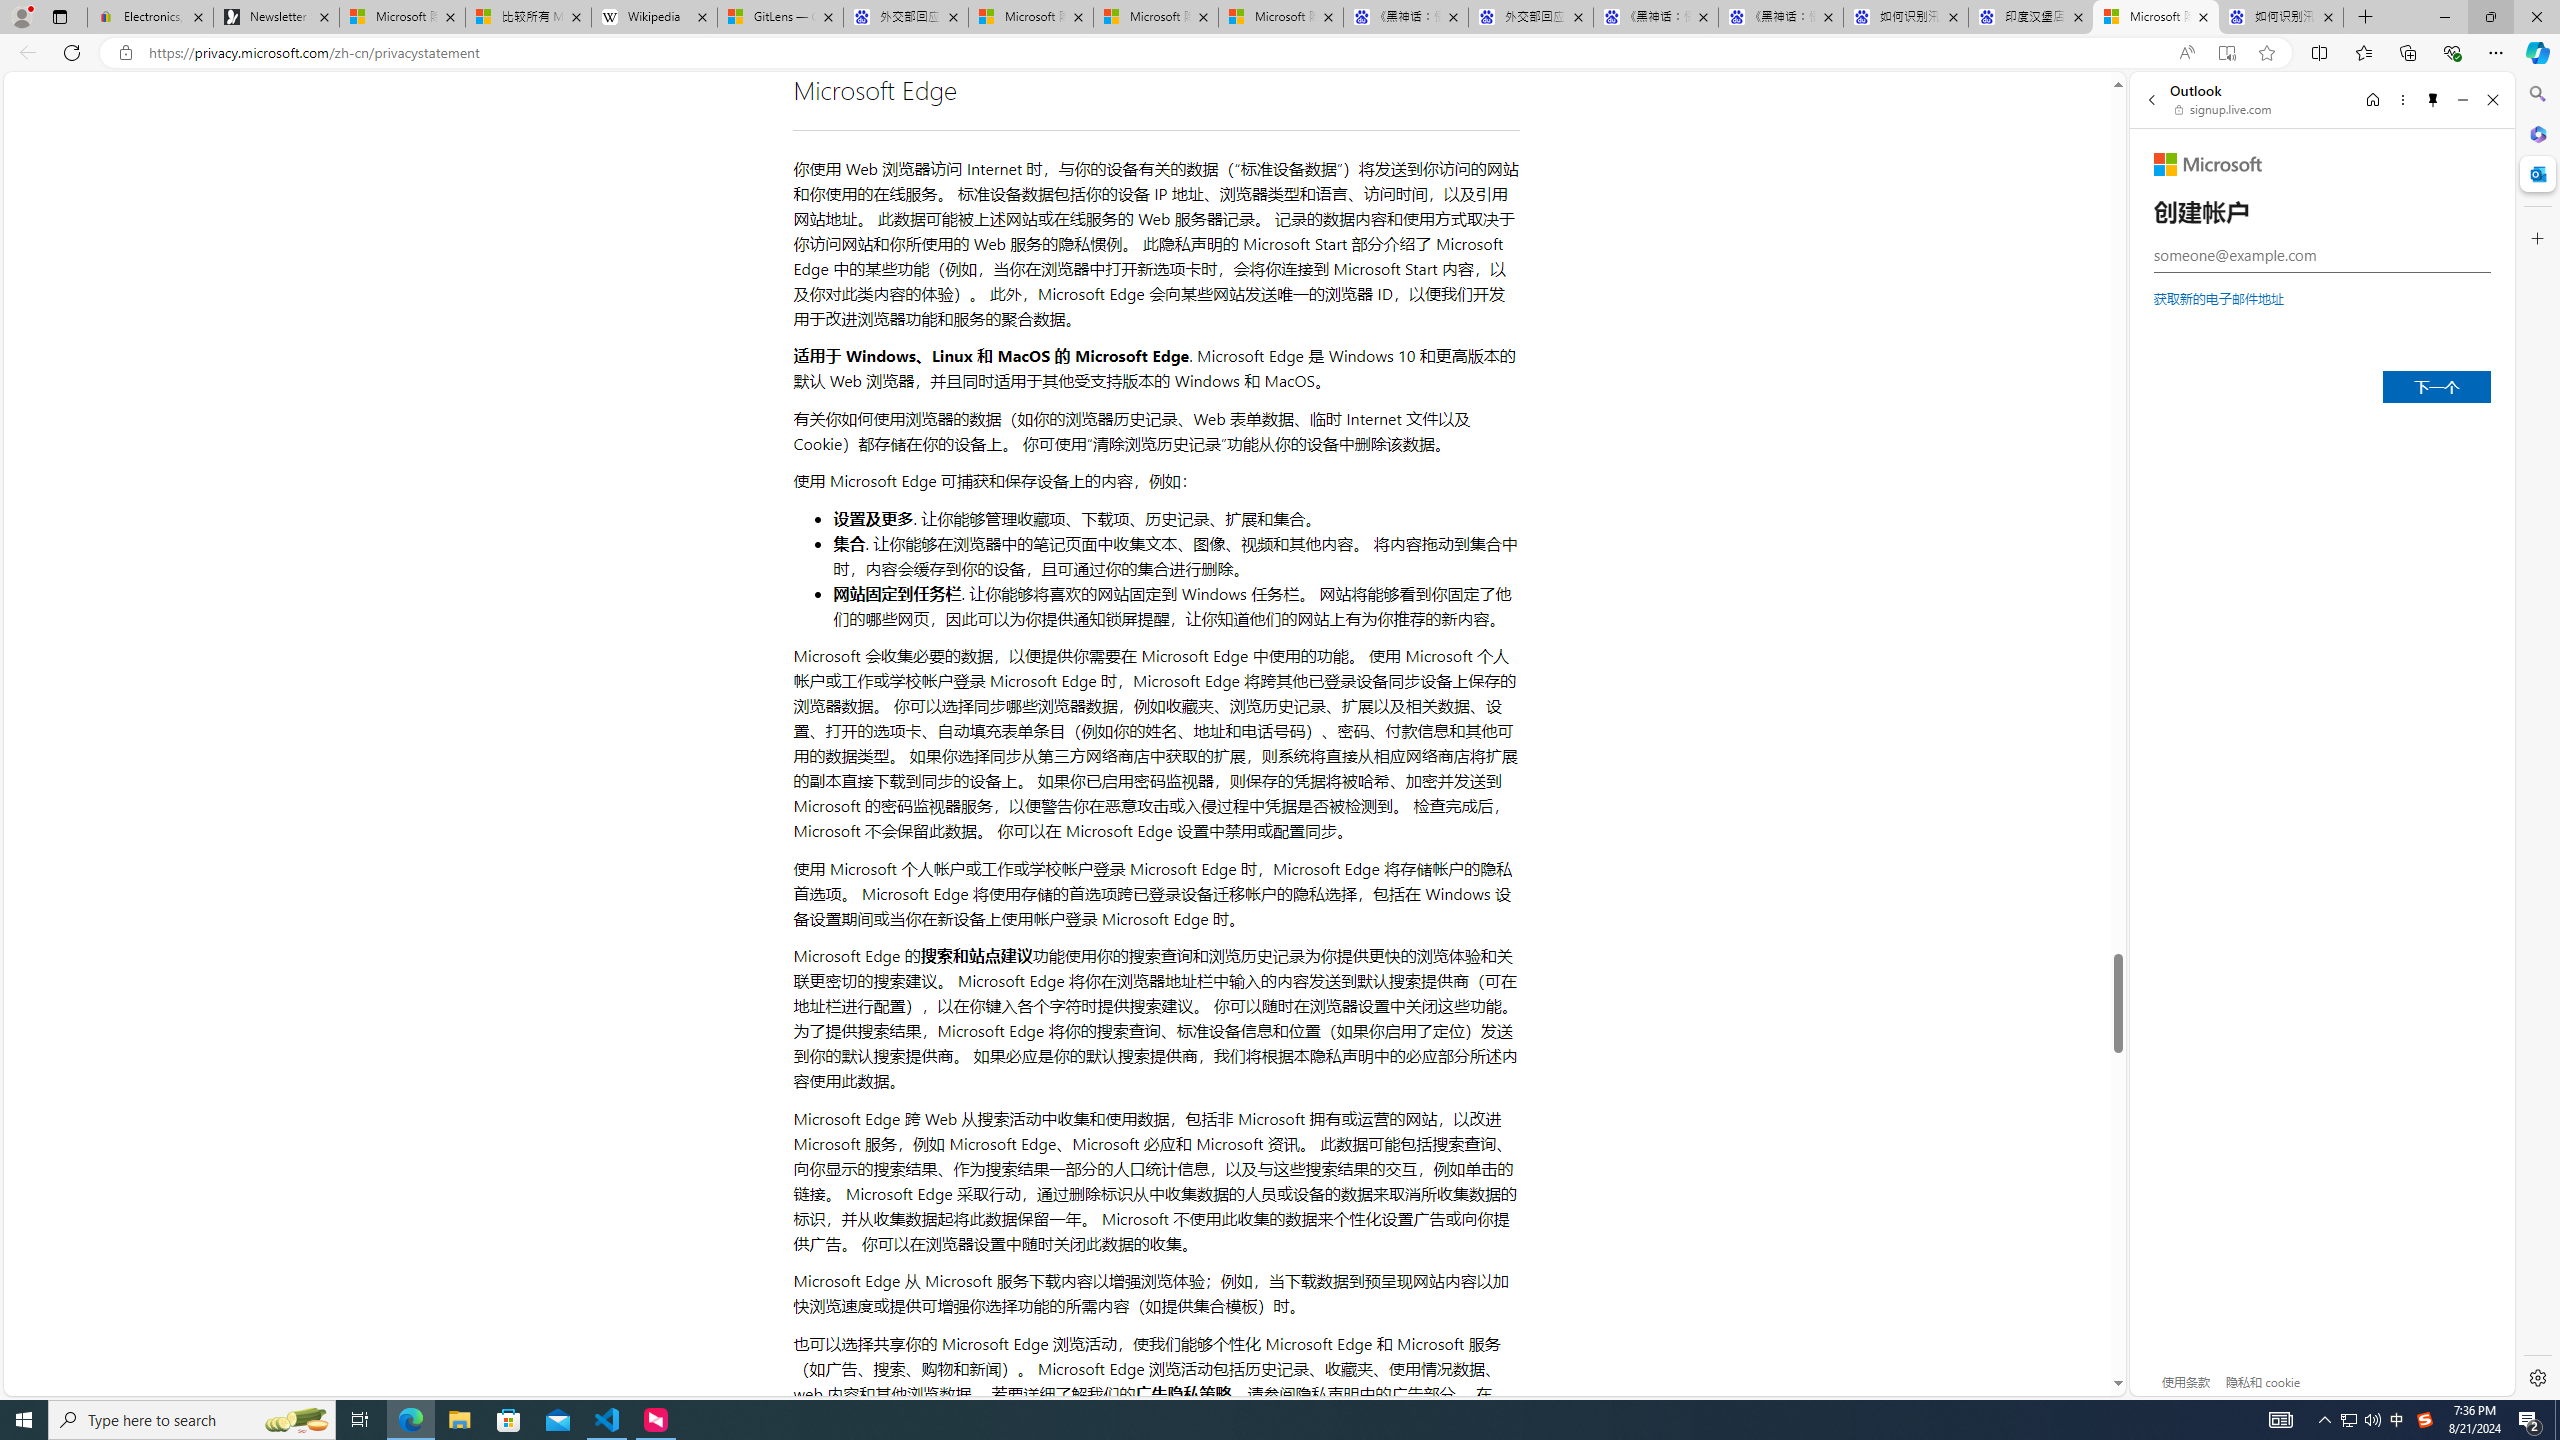 The image size is (2560, 1440). I want to click on 'Wikipedia', so click(655, 16).